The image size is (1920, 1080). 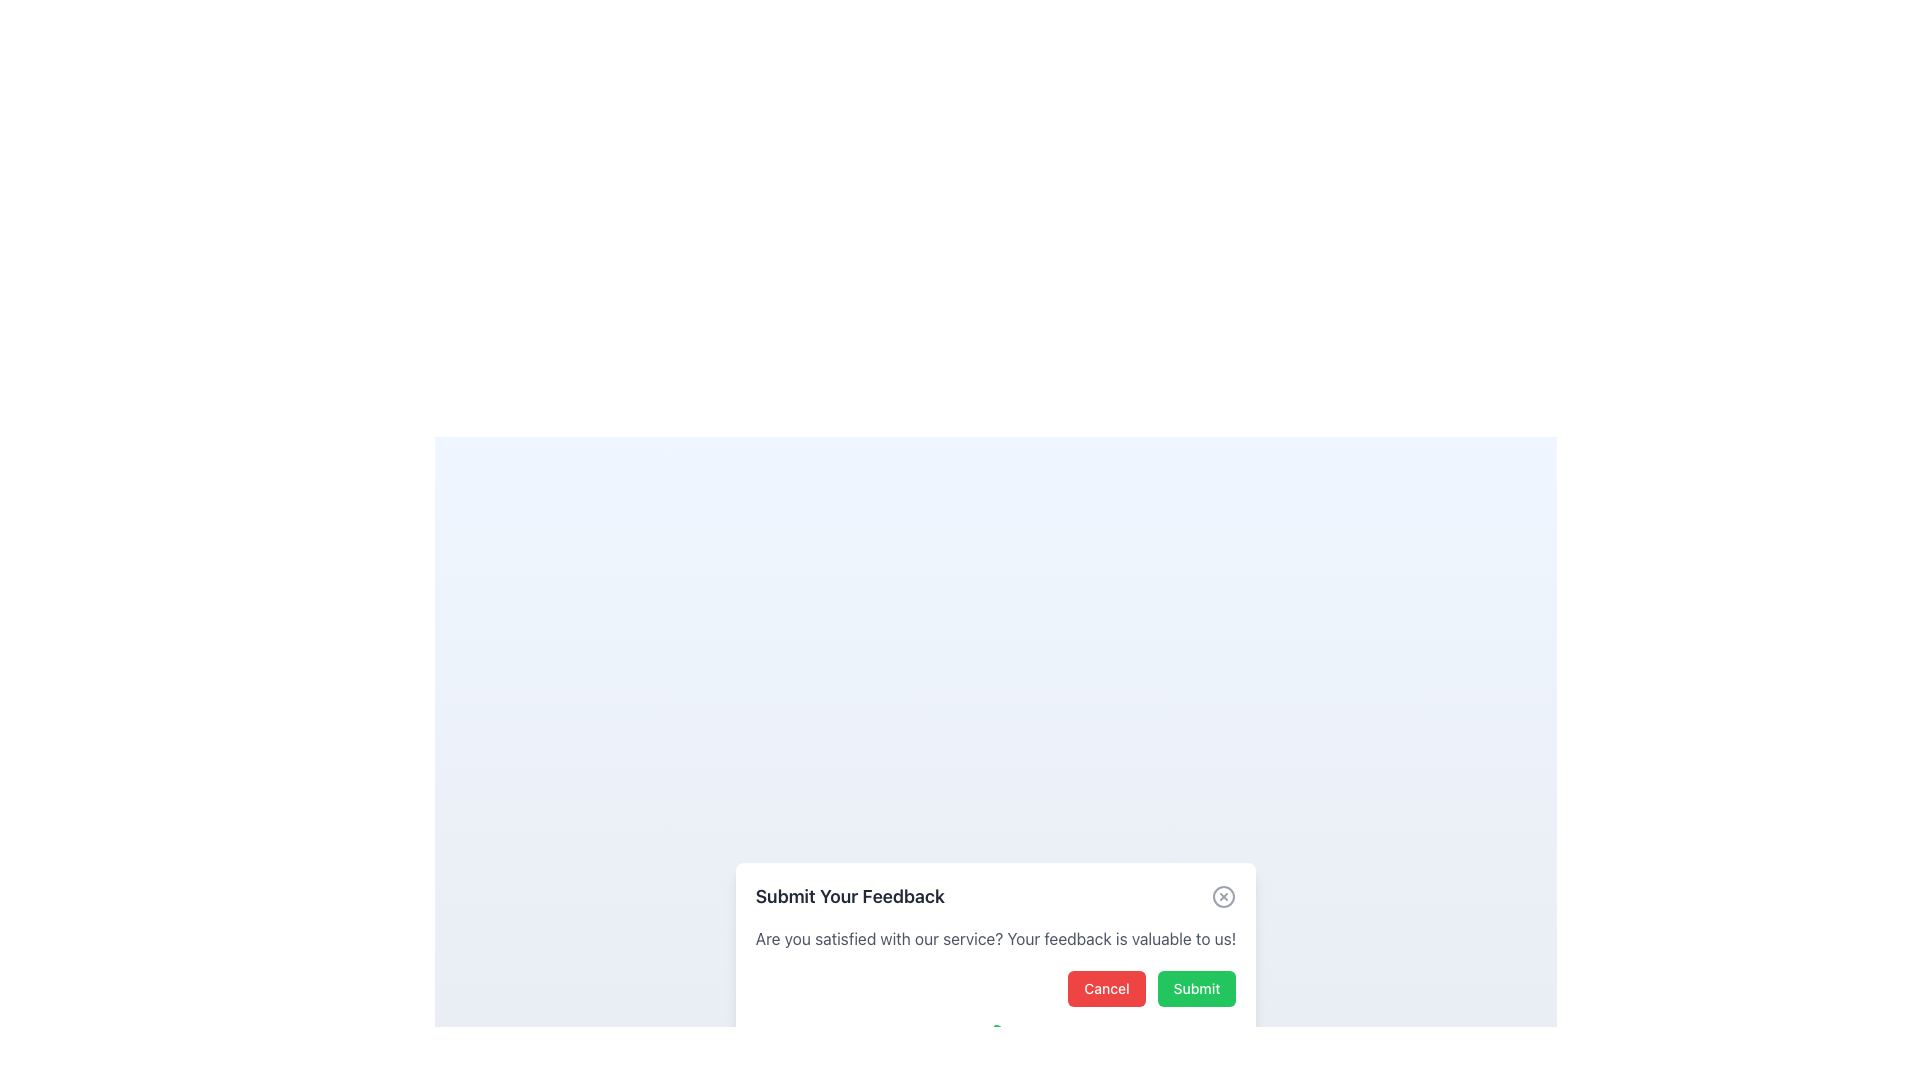 I want to click on the text content that invites users to provide feedback, located inside the feedback dialog box, below the 'Submit Your Feedback' title and above the 'Cancel' and 'Submit' buttons, so click(x=996, y=938).